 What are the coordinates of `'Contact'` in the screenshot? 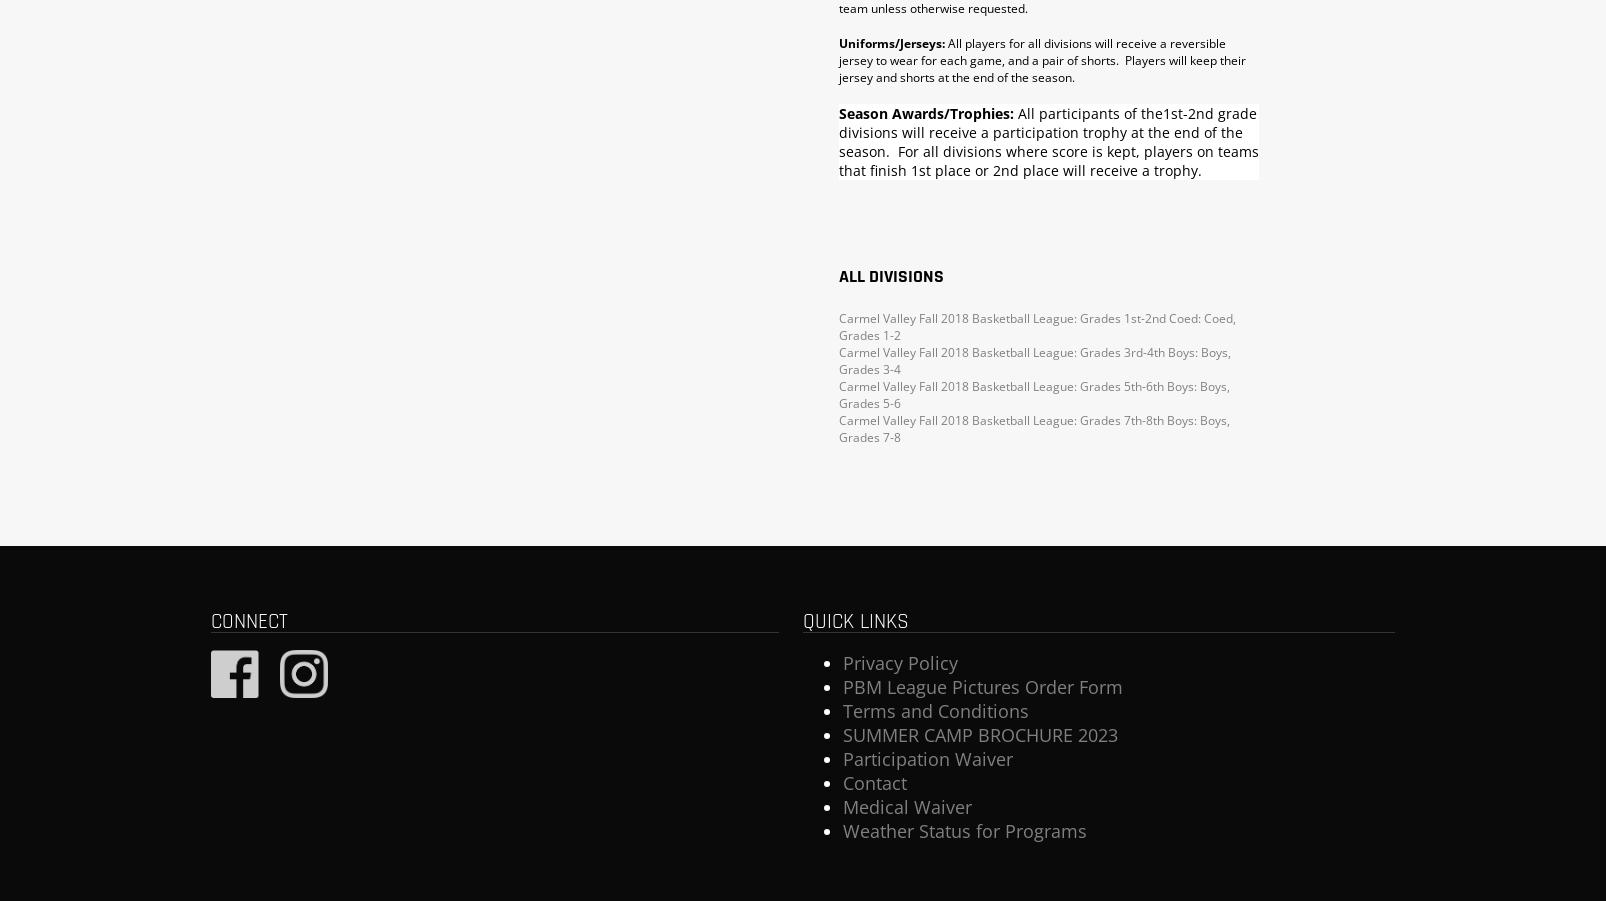 It's located at (841, 781).